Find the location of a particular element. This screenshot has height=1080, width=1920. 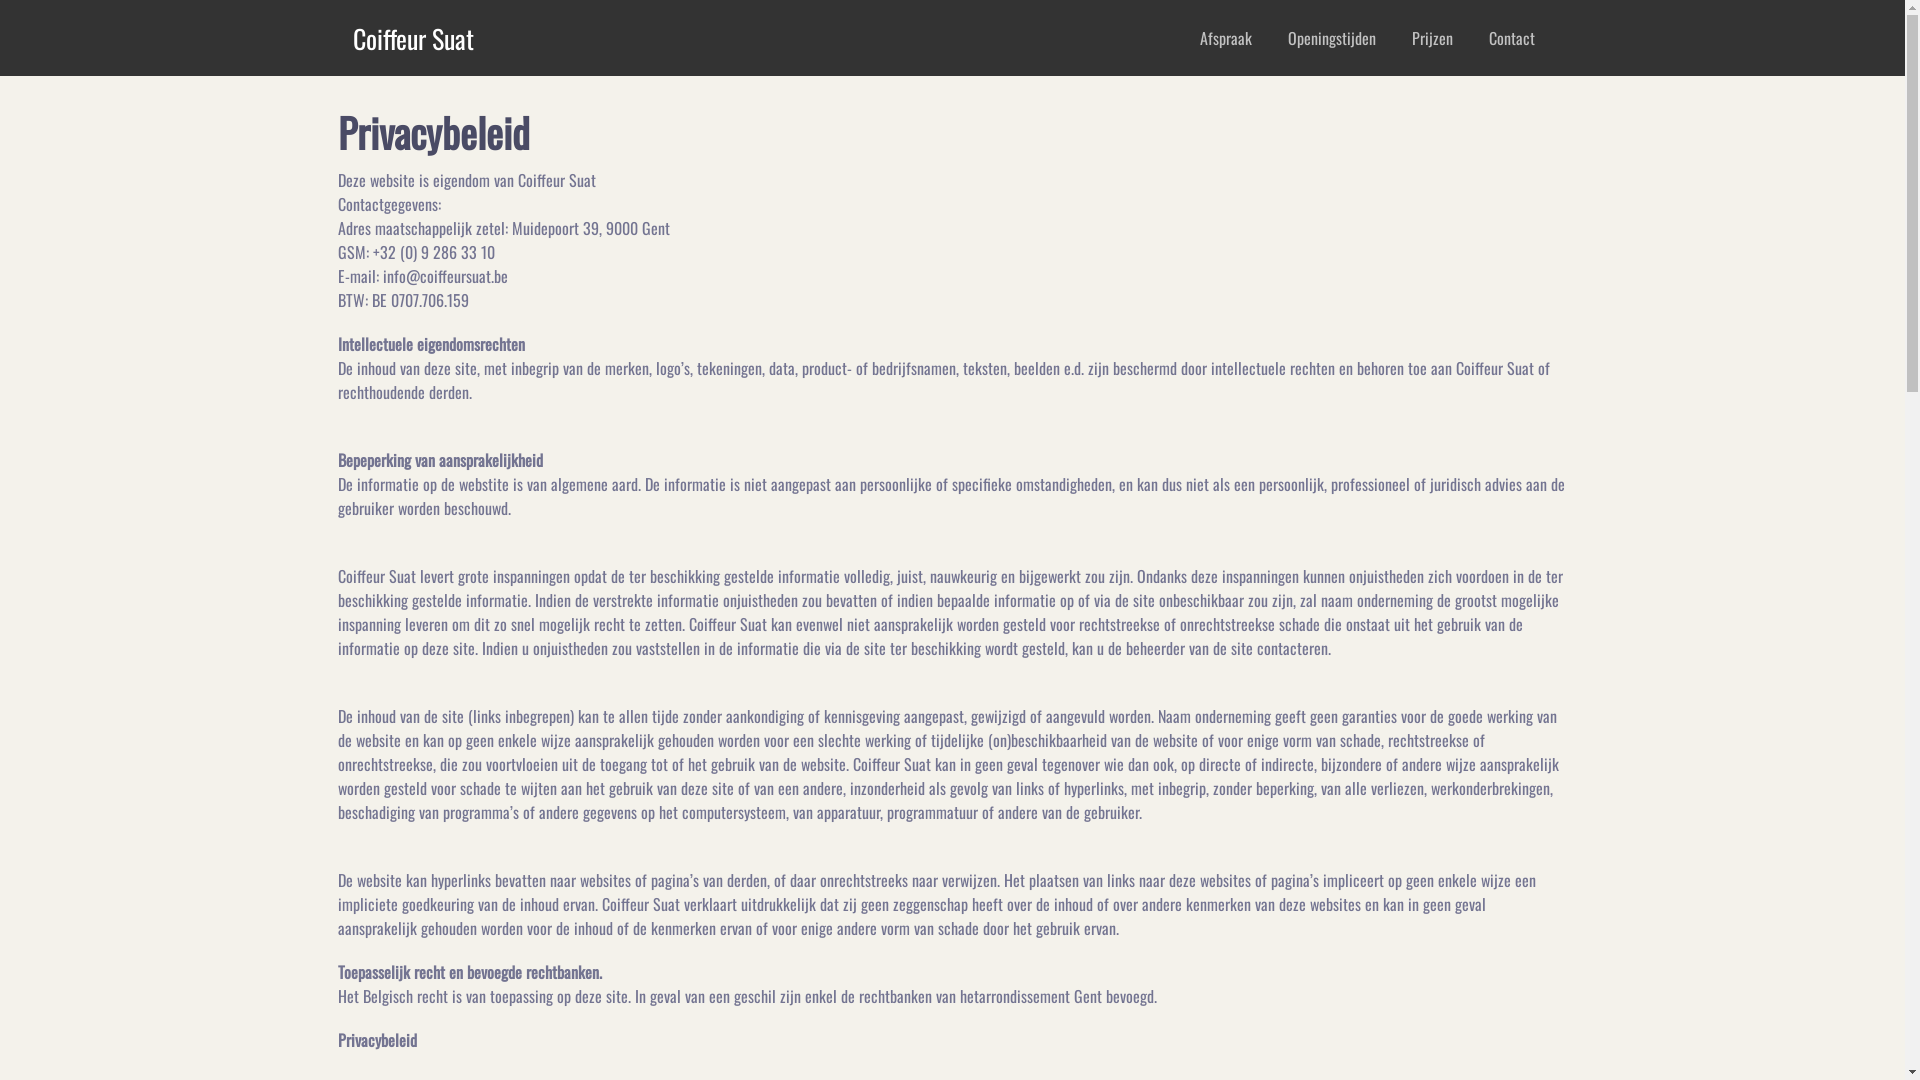

'Afspraak' is located at coordinates (1181, 38).